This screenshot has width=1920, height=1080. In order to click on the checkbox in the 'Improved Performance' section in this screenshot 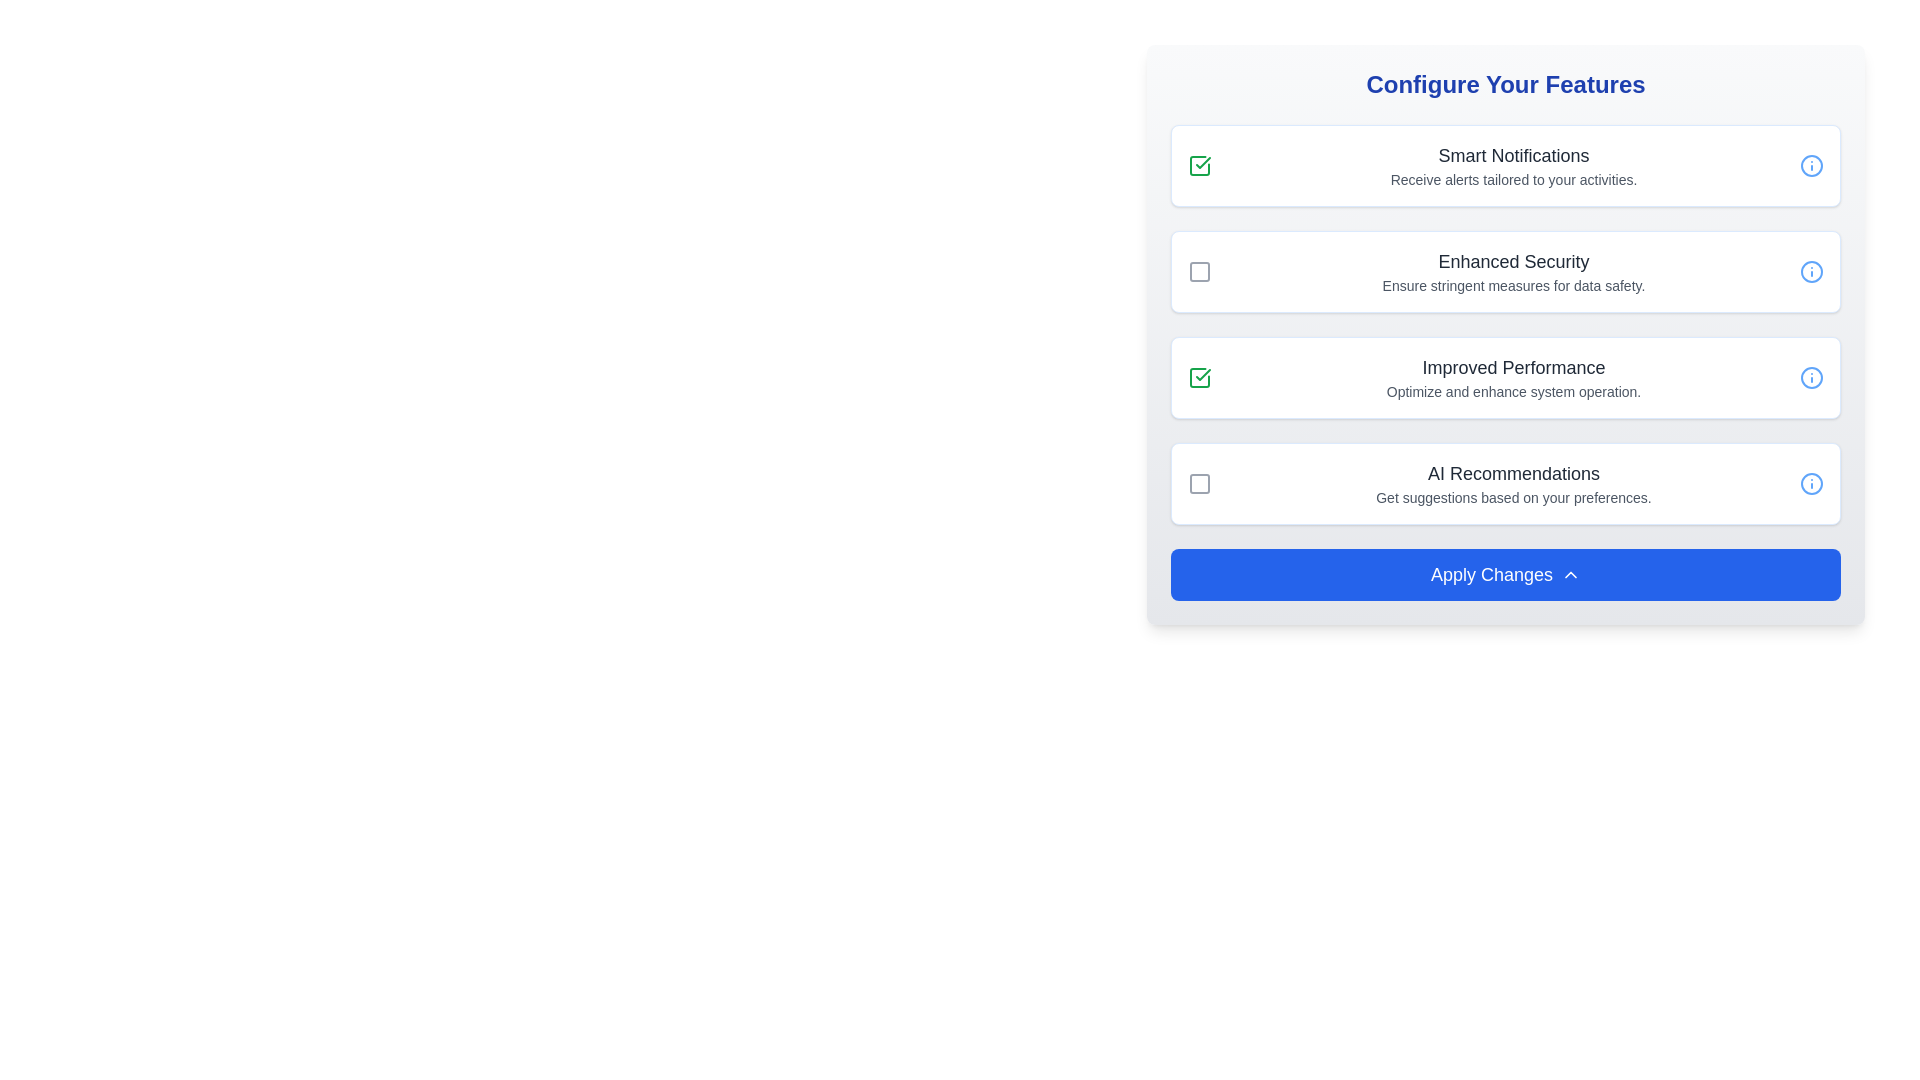, I will do `click(1506, 378)`.